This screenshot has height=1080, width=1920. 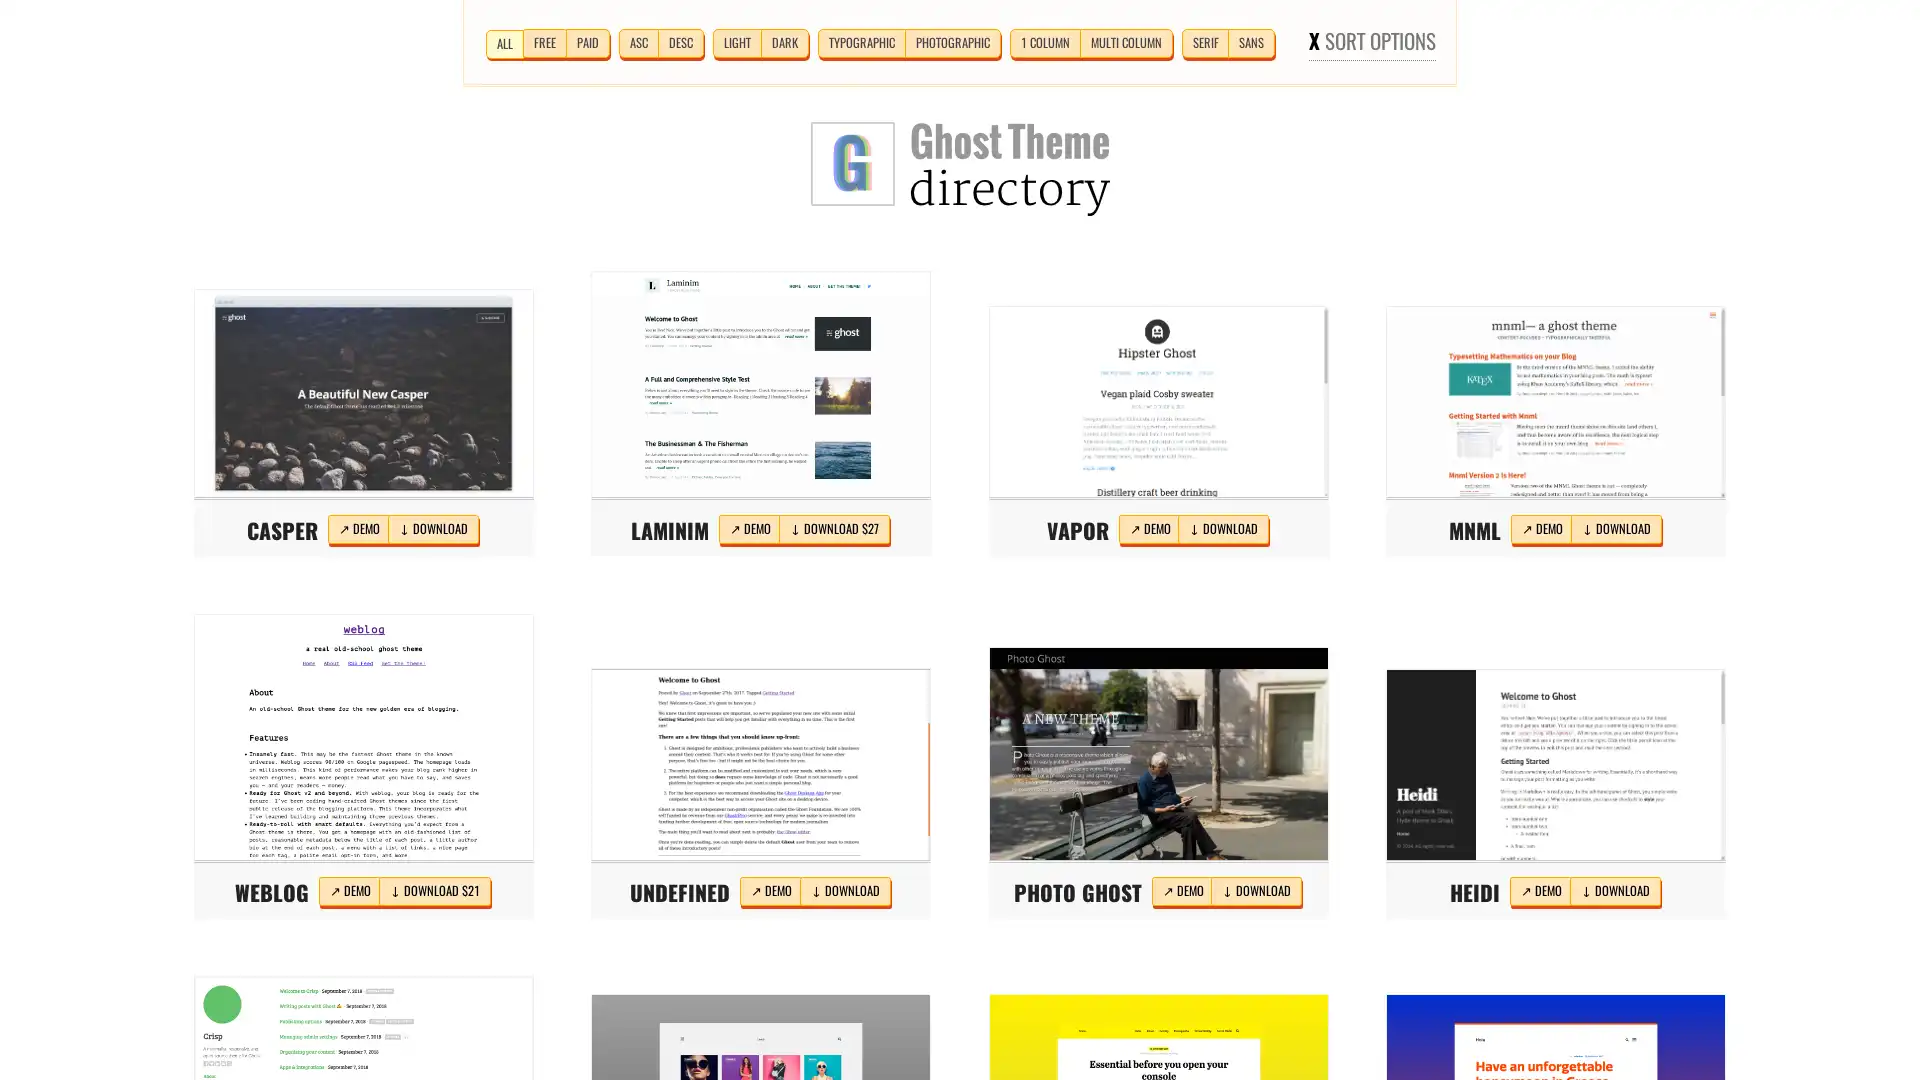 What do you see at coordinates (860, 42) in the screenshot?
I see `TYPOGRAPHIC` at bounding box center [860, 42].